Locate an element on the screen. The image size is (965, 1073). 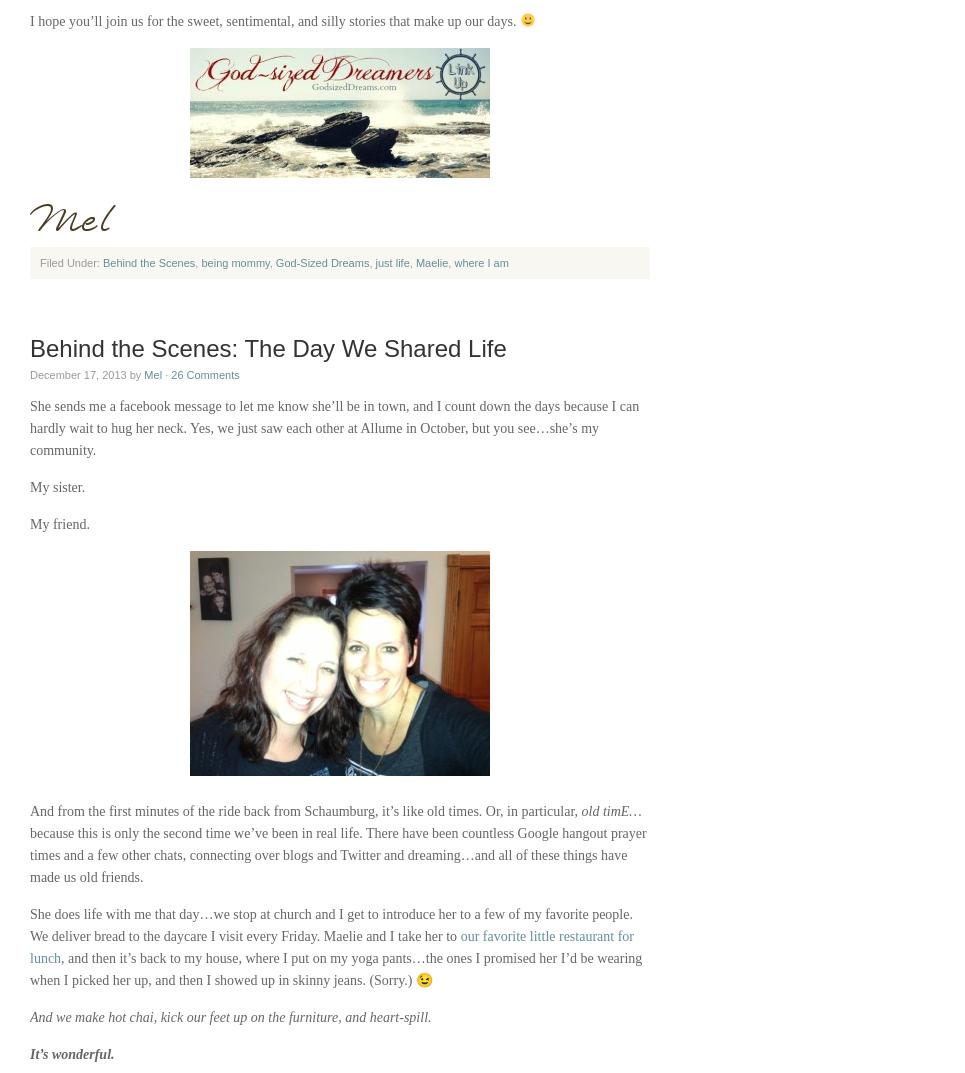
'My sister.' is located at coordinates (57, 486).